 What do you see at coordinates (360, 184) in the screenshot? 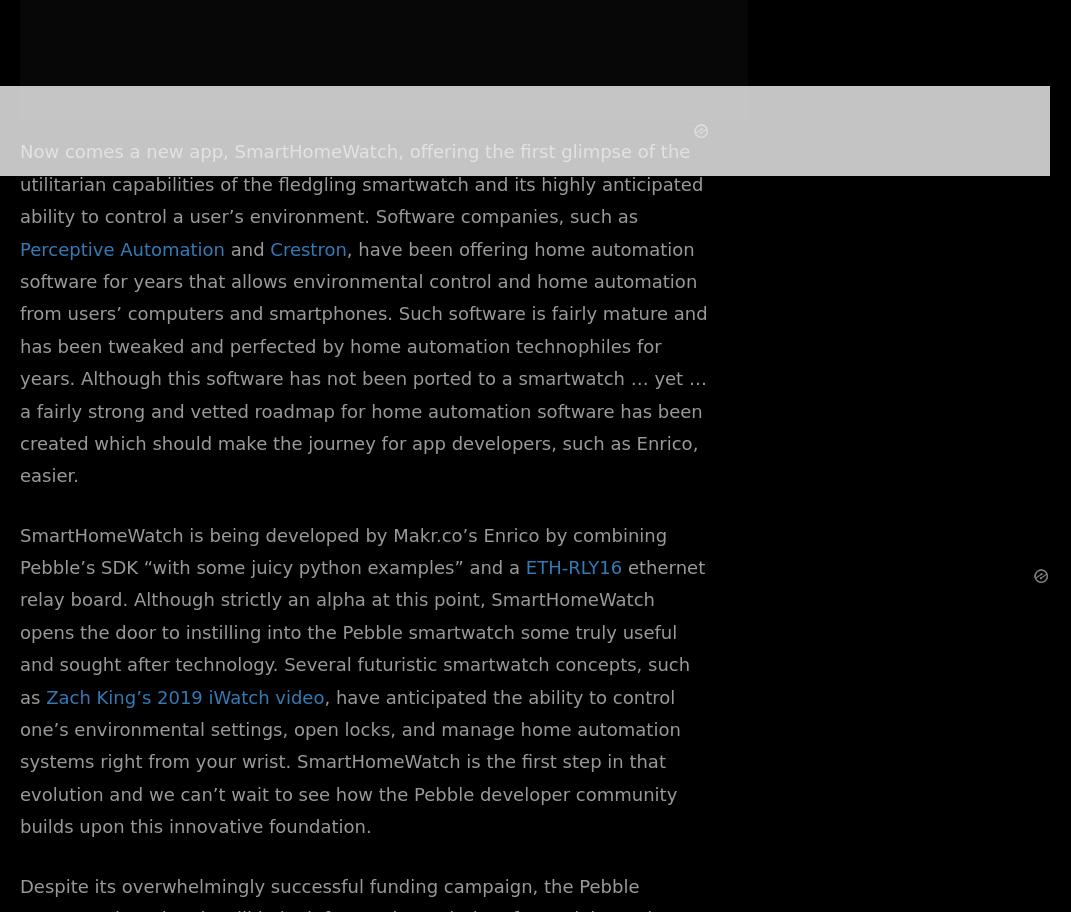
I see `'Now comes a new app, SmartHomeWatch, offering the first glimpse of the utilitarian capabilities of the fledgling smartwatch and its highly anticipated ability to control a user’s environment. Software companies, such as'` at bounding box center [360, 184].